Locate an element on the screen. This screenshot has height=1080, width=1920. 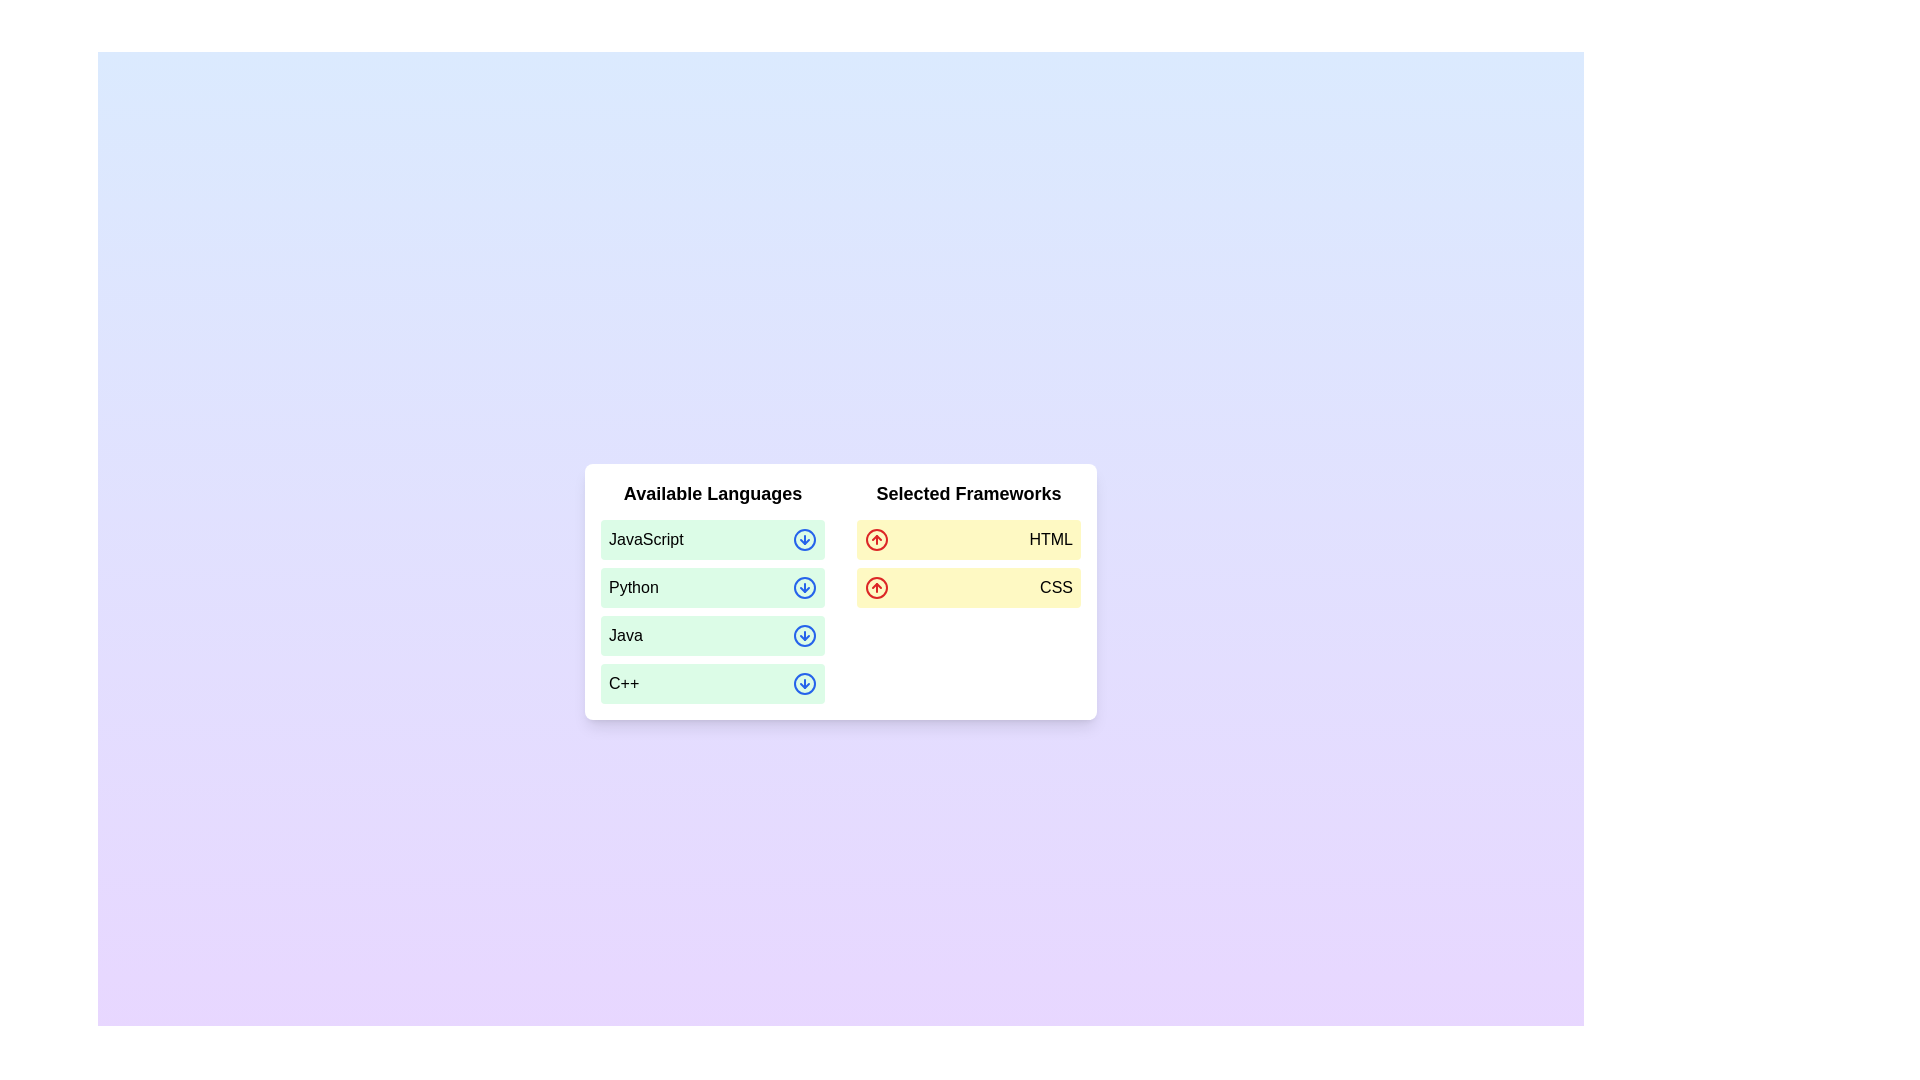
the icon corresponding to CSS is located at coordinates (877, 586).